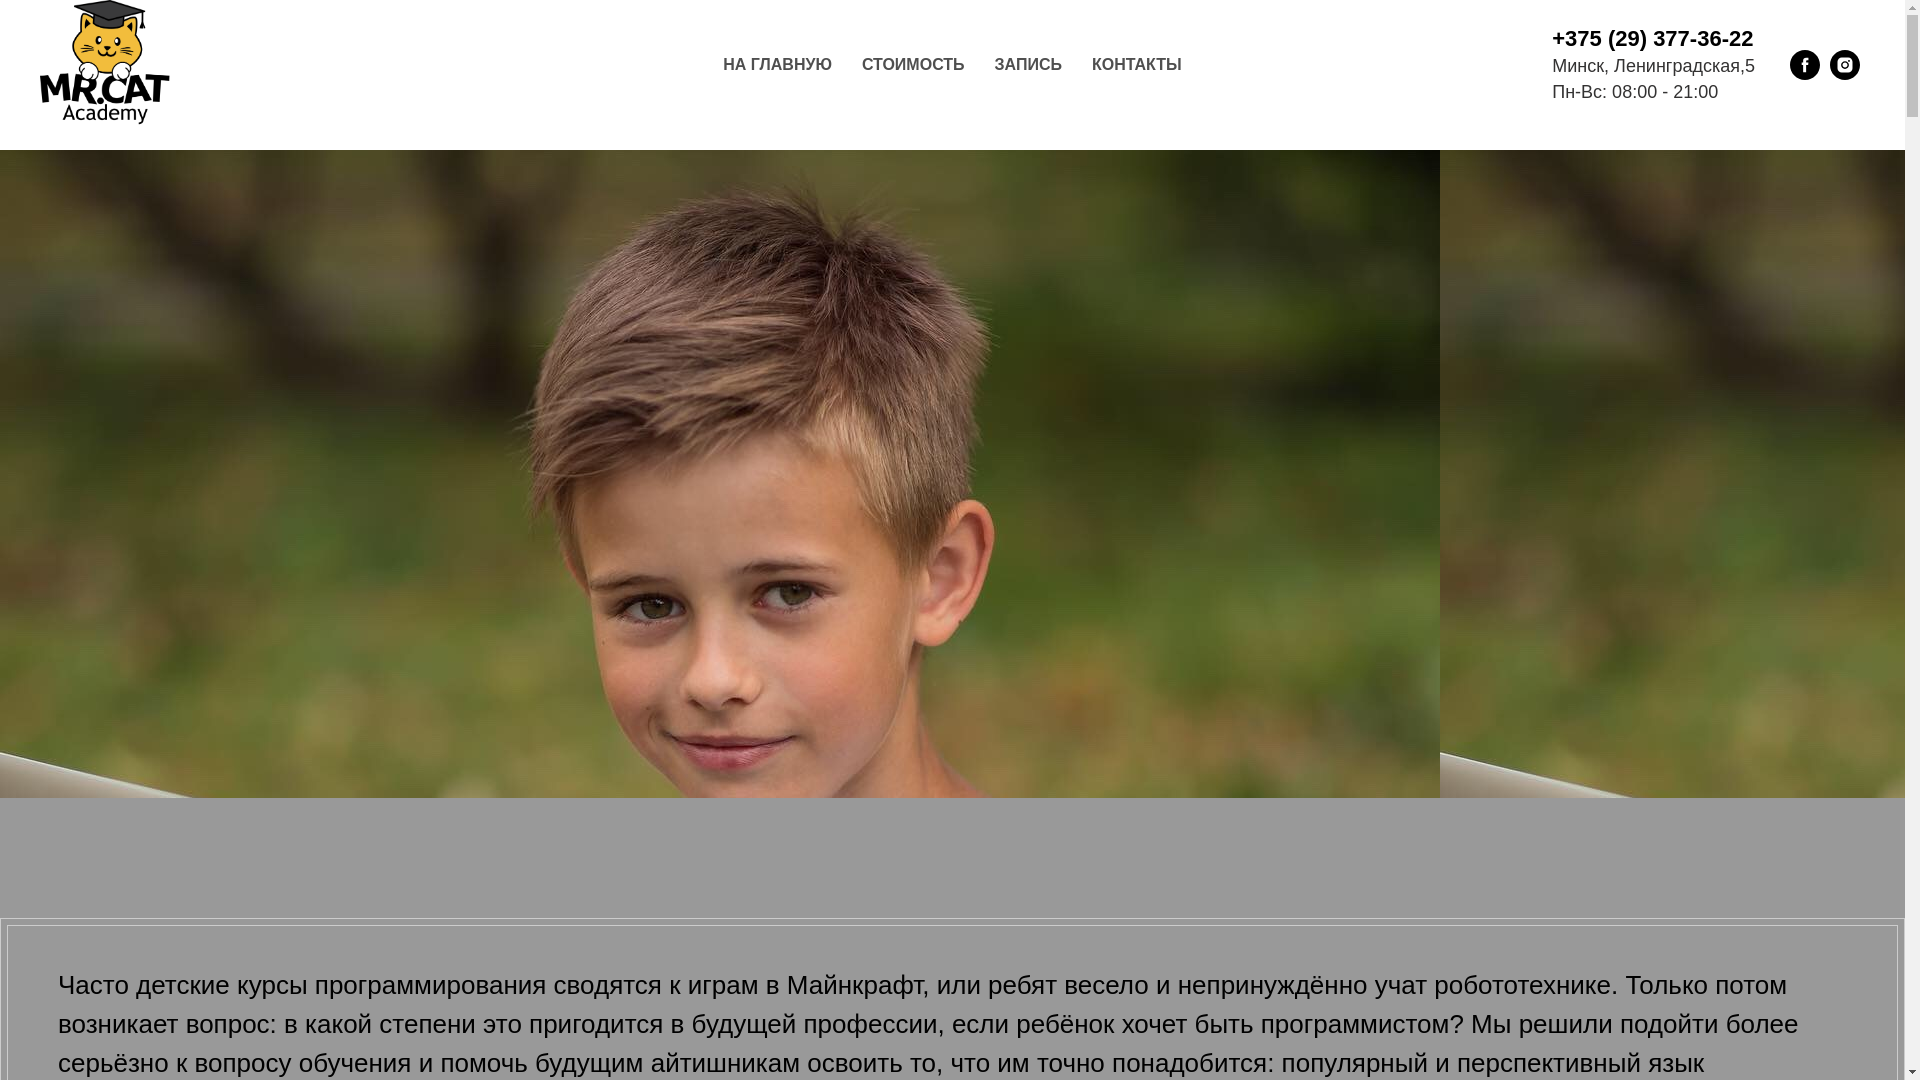 Image resolution: width=1920 pixels, height=1080 pixels. Describe the element at coordinates (1652, 38) in the screenshot. I see `'+375 (29) 377-36-22'` at that location.